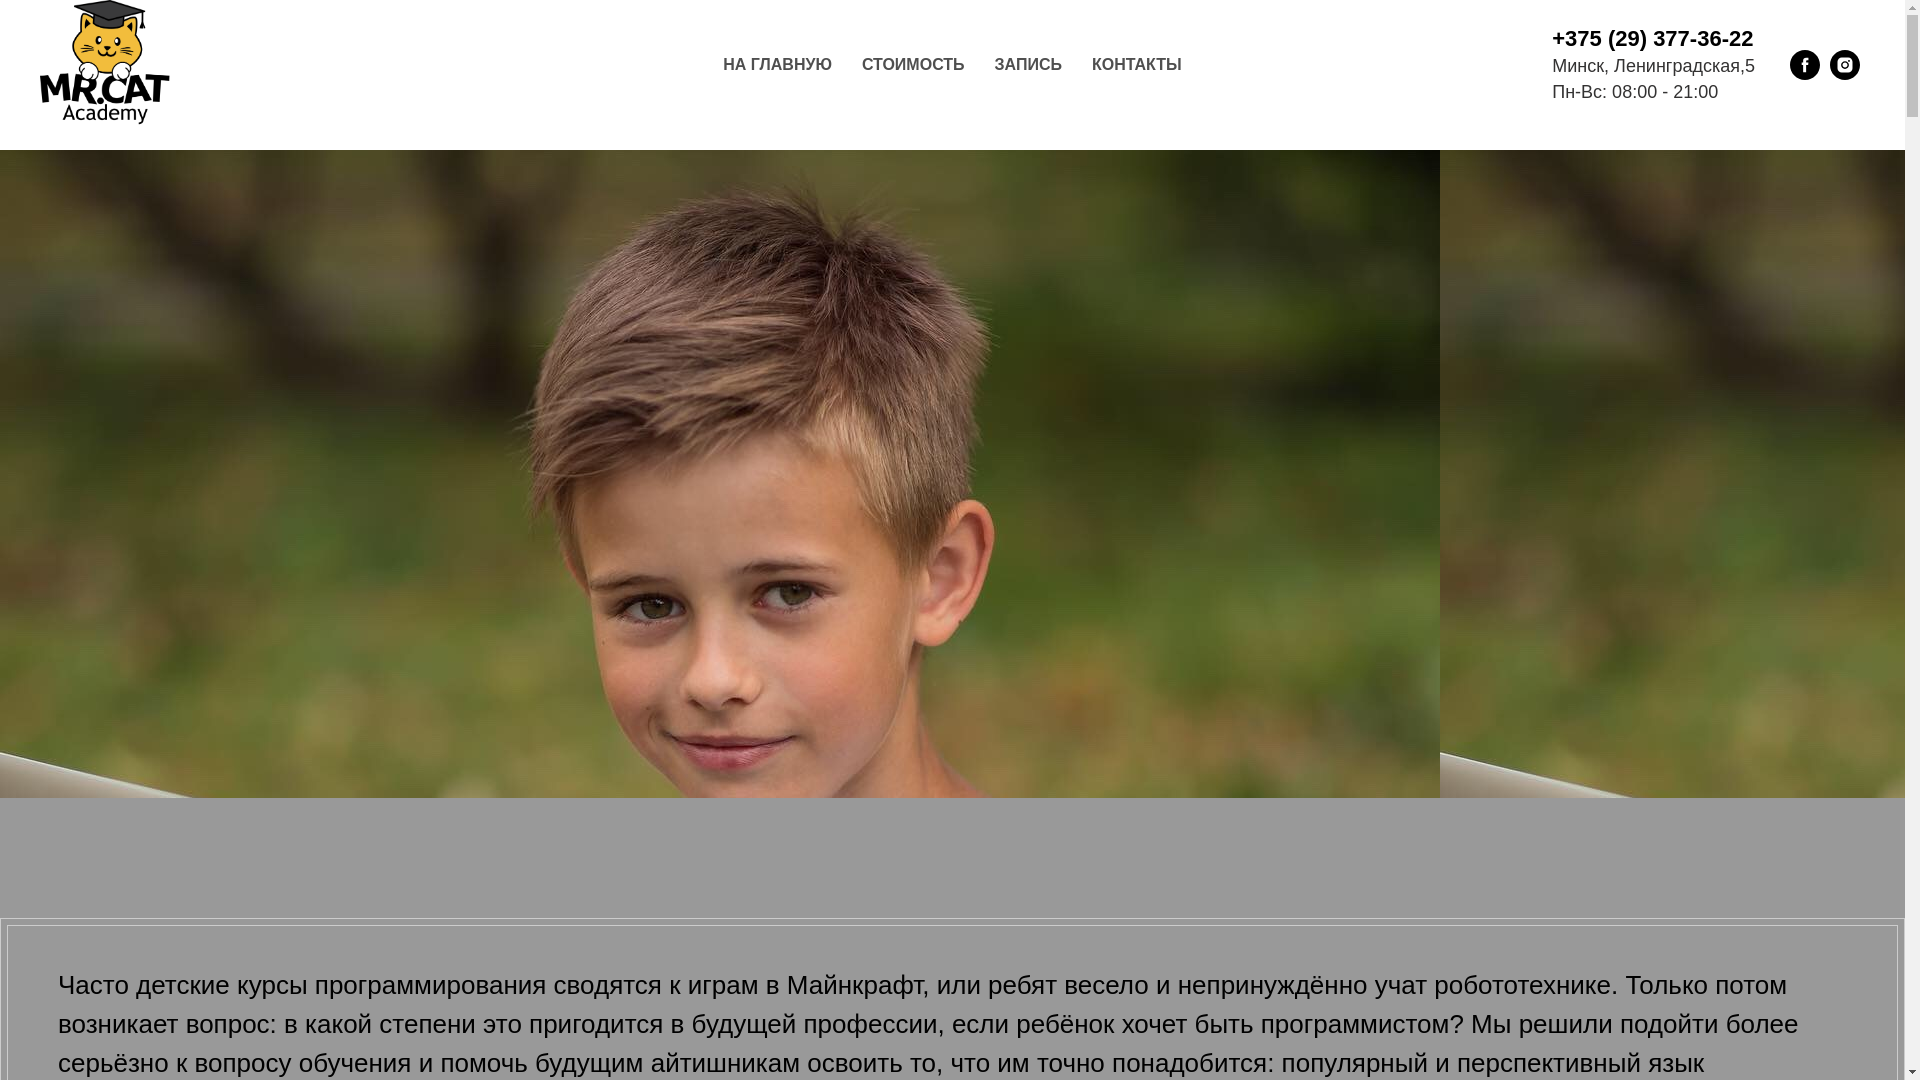 Image resolution: width=1920 pixels, height=1080 pixels. Describe the element at coordinates (1652, 38) in the screenshot. I see `'+375 (29) 377-36-22'` at that location.